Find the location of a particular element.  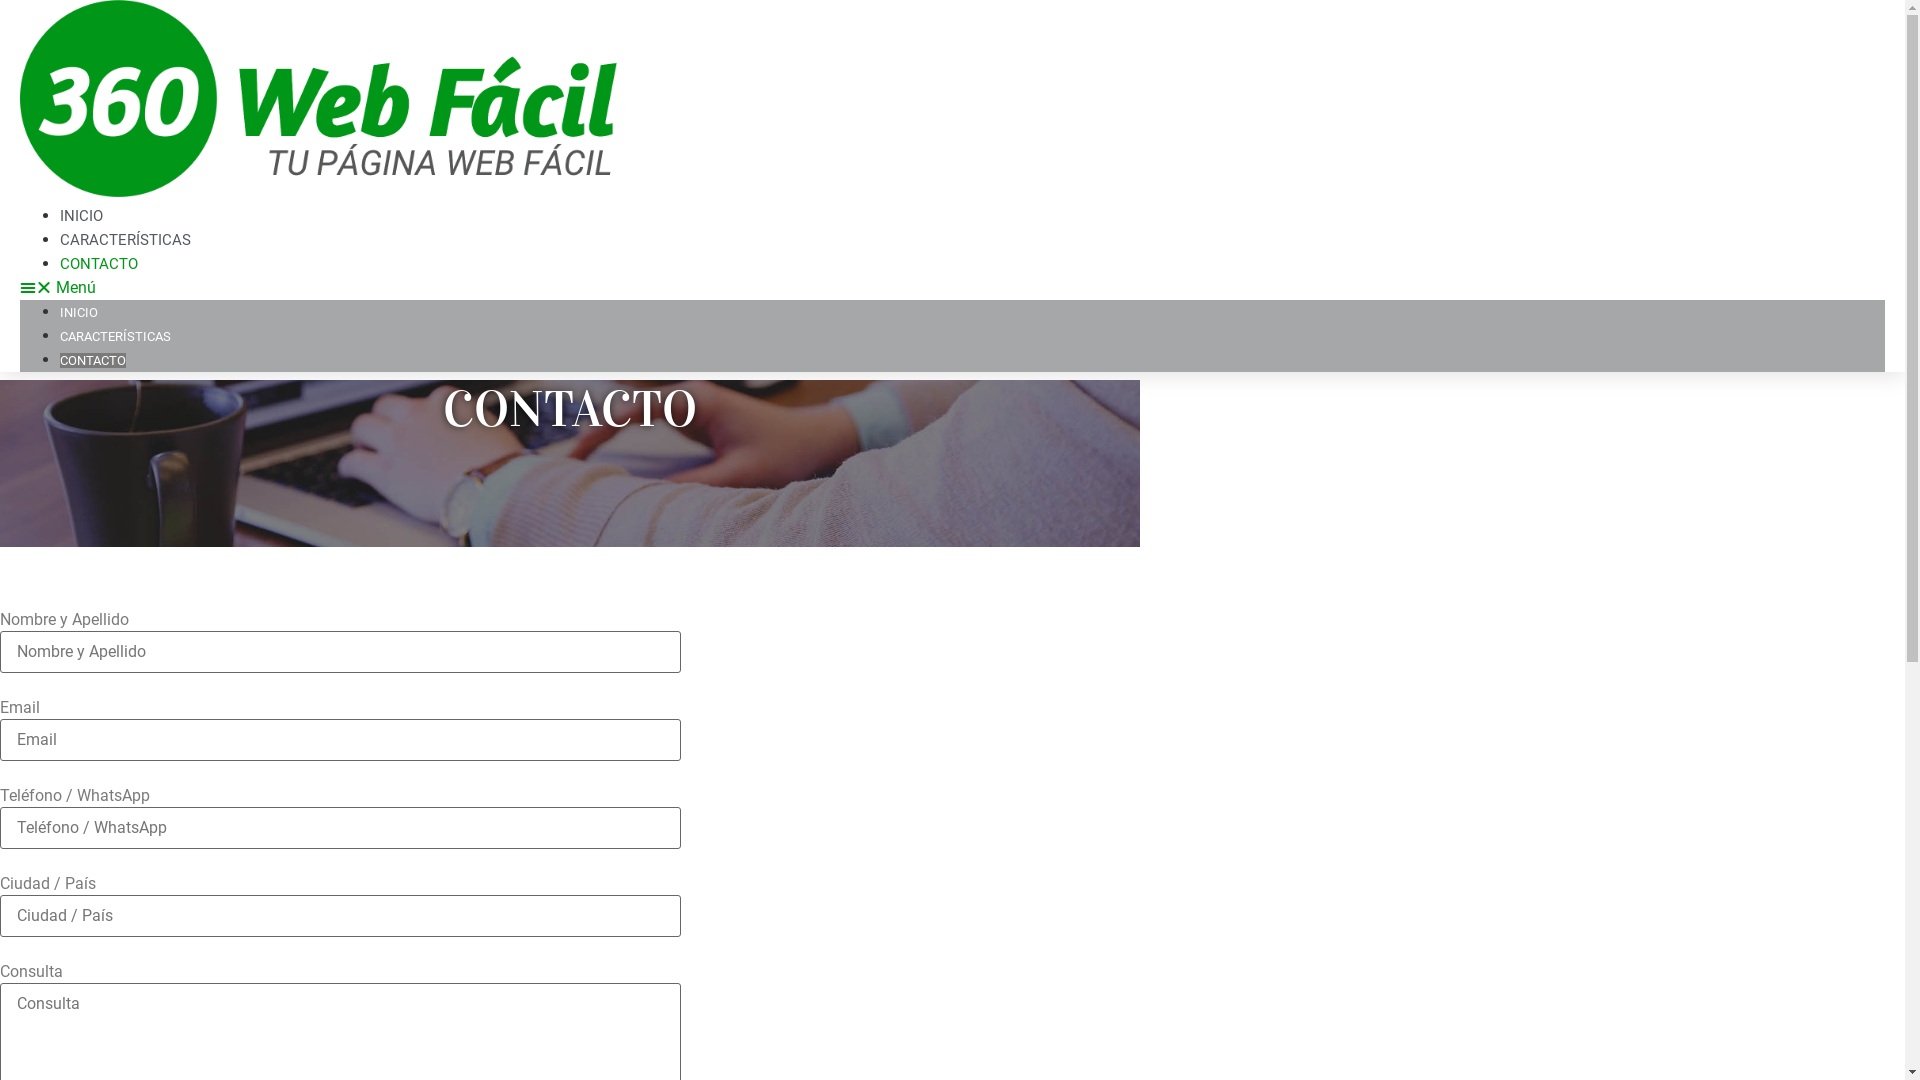

'INICIO' is located at coordinates (80, 216).